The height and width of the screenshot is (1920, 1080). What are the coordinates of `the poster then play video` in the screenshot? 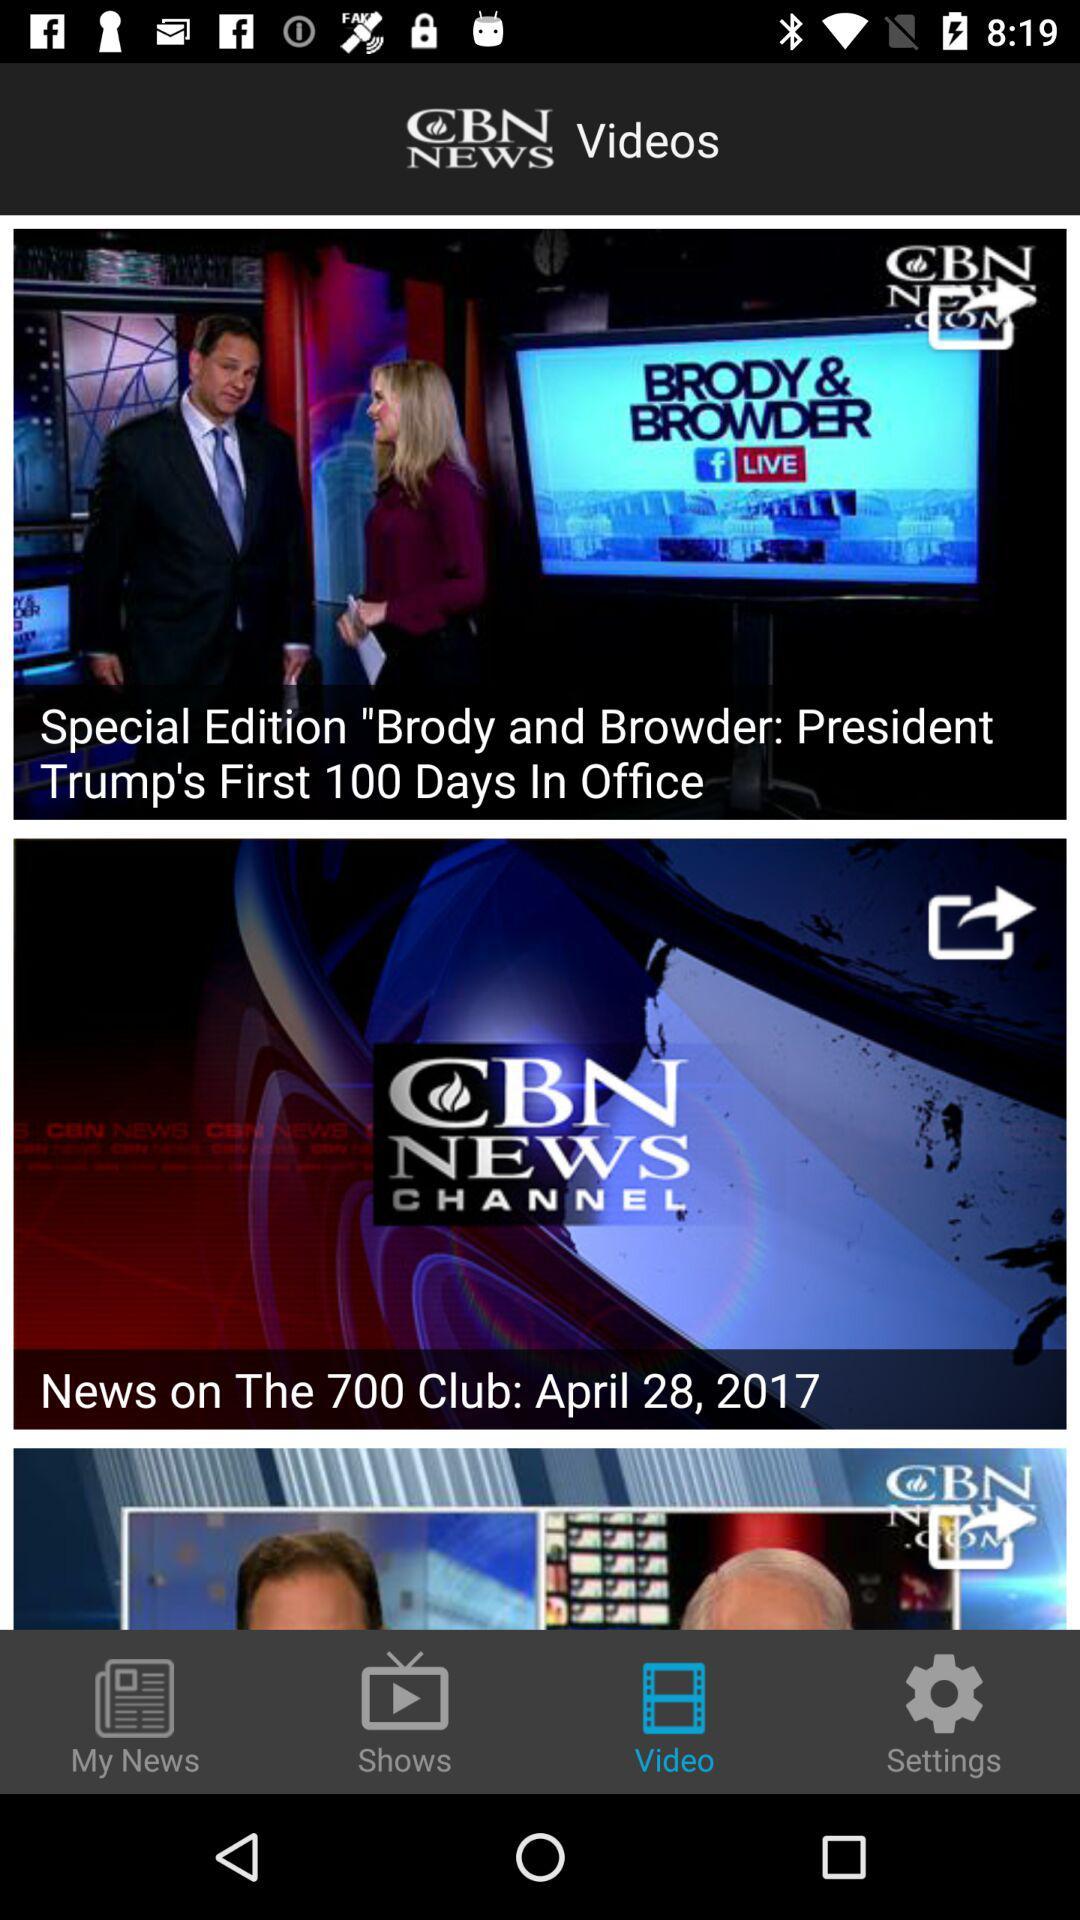 It's located at (540, 524).